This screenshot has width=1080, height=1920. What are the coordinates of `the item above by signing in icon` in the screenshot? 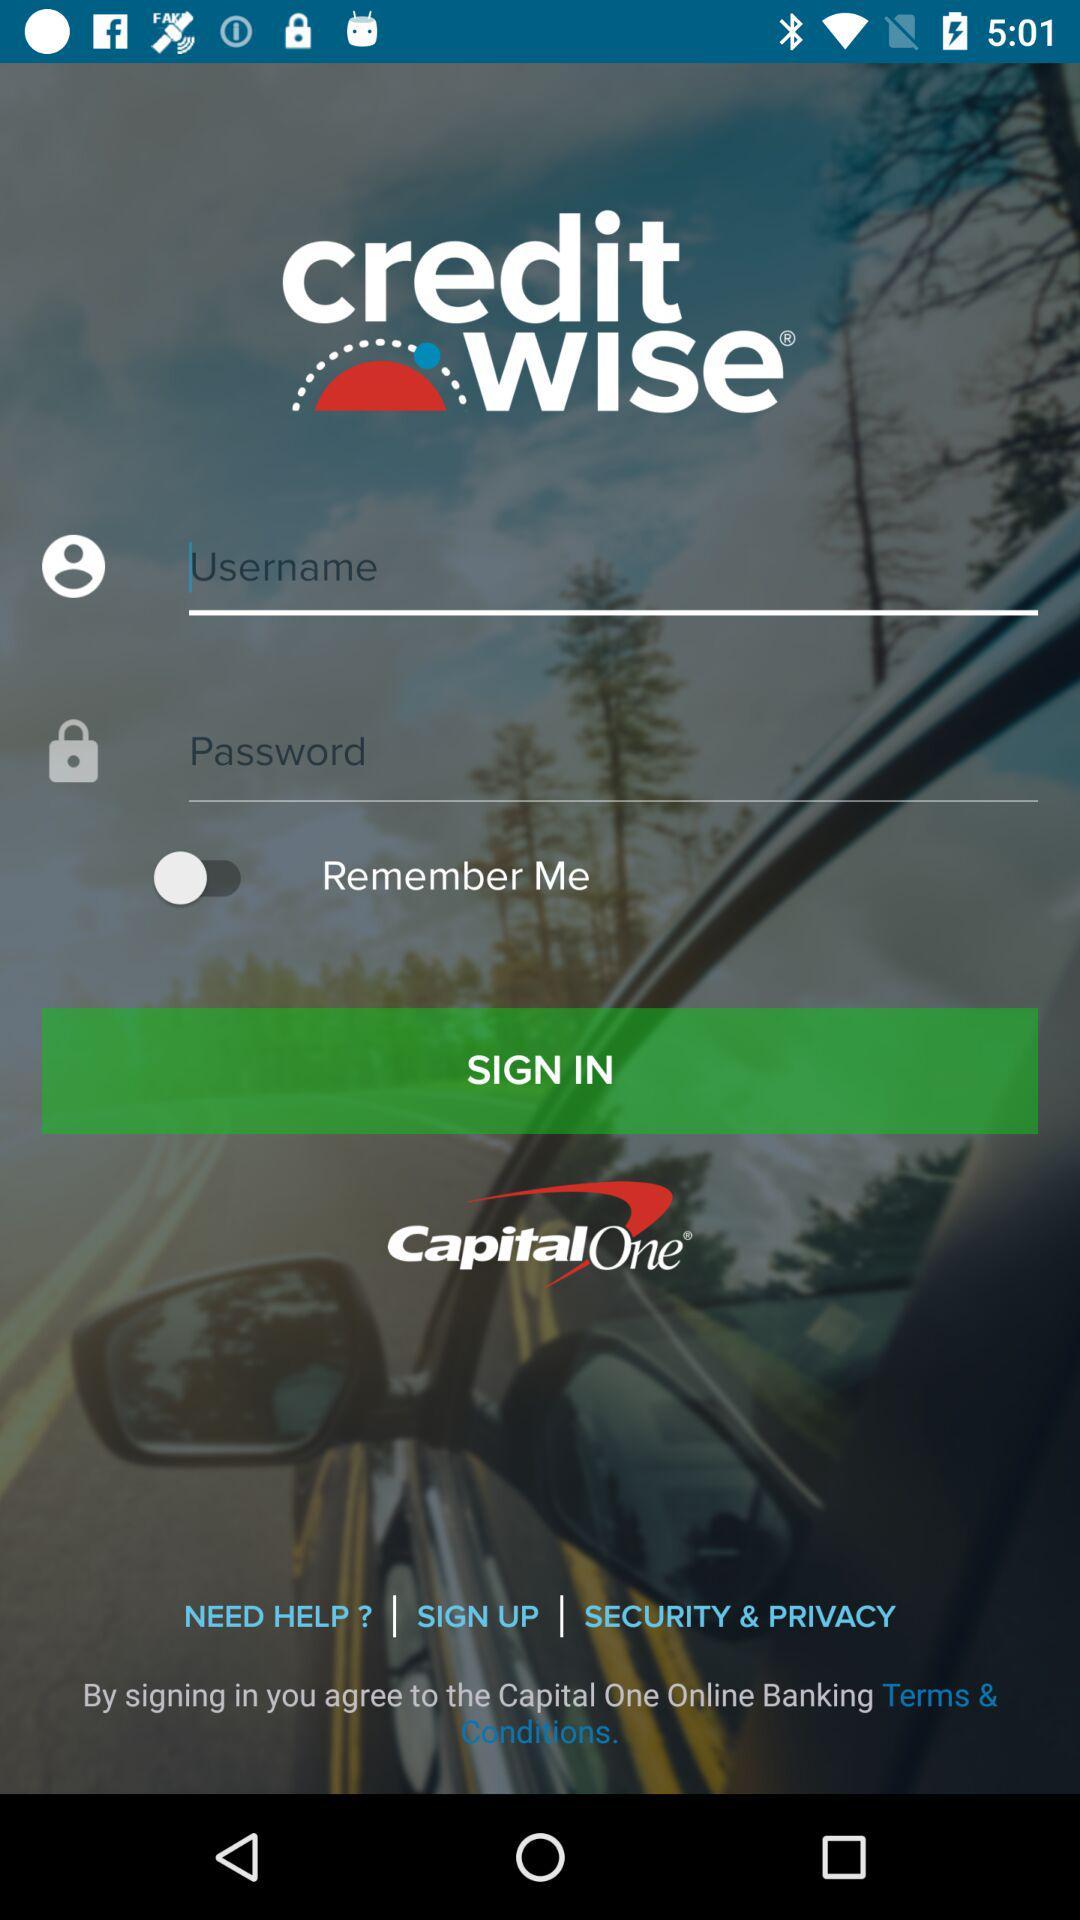 It's located at (740, 1616).